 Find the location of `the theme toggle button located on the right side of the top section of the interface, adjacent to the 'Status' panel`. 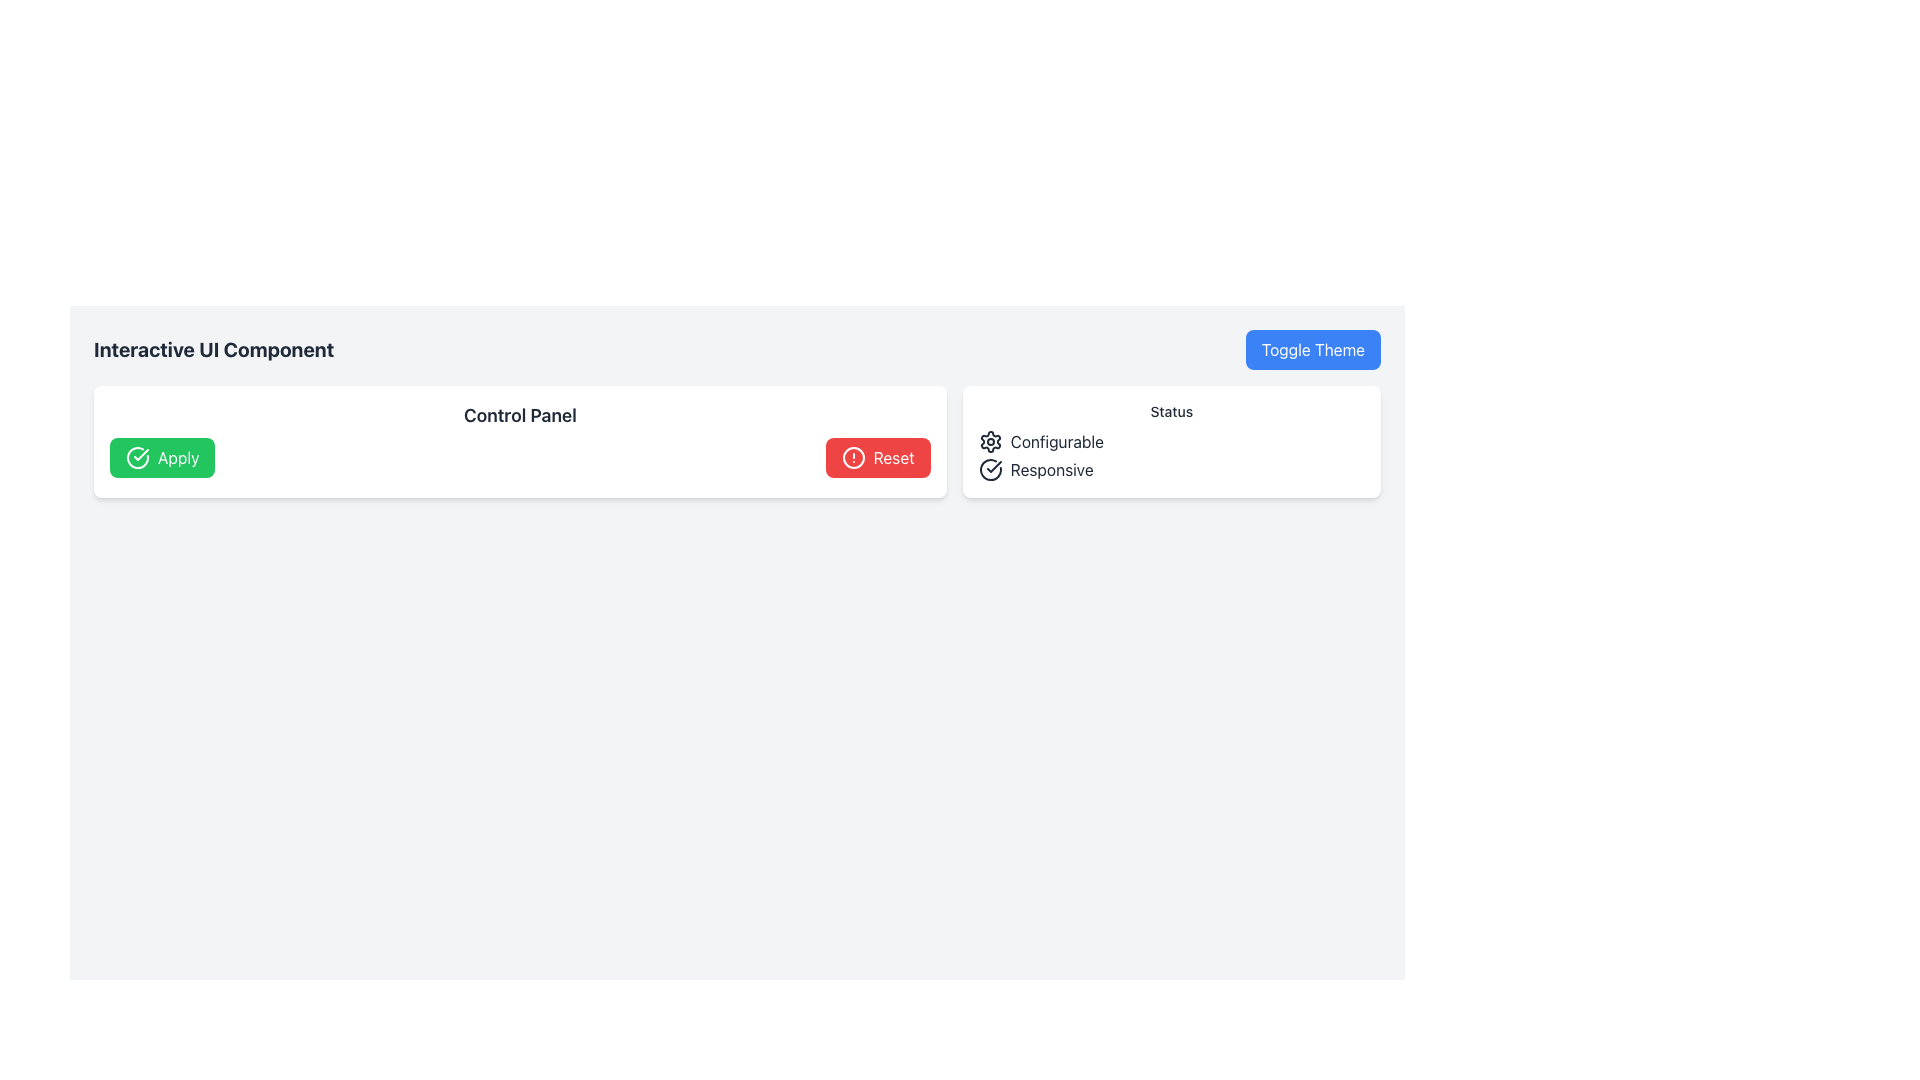

the theme toggle button located on the right side of the top section of the interface, adjacent to the 'Status' panel is located at coordinates (1313, 349).